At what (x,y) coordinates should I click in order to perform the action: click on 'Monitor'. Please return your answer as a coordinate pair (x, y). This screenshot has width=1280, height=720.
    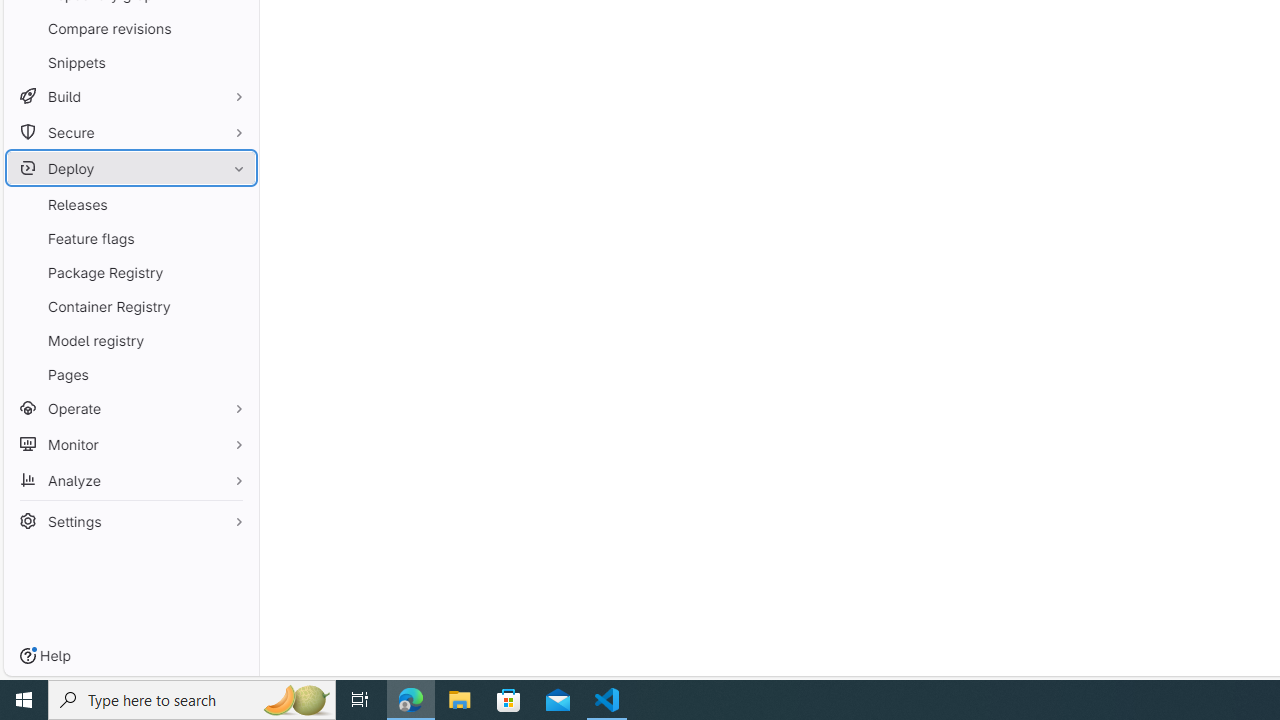
    Looking at the image, I should click on (130, 443).